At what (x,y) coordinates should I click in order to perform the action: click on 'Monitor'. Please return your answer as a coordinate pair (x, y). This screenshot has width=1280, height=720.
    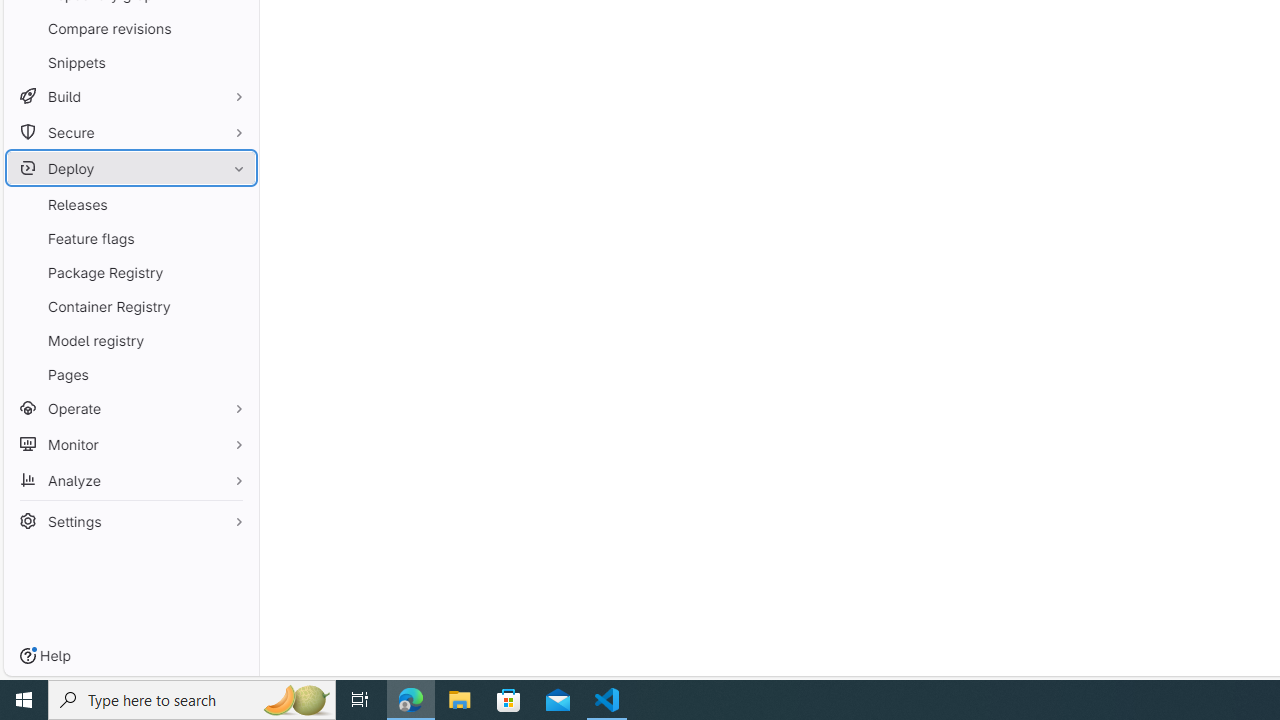
    Looking at the image, I should click on (130, 443).